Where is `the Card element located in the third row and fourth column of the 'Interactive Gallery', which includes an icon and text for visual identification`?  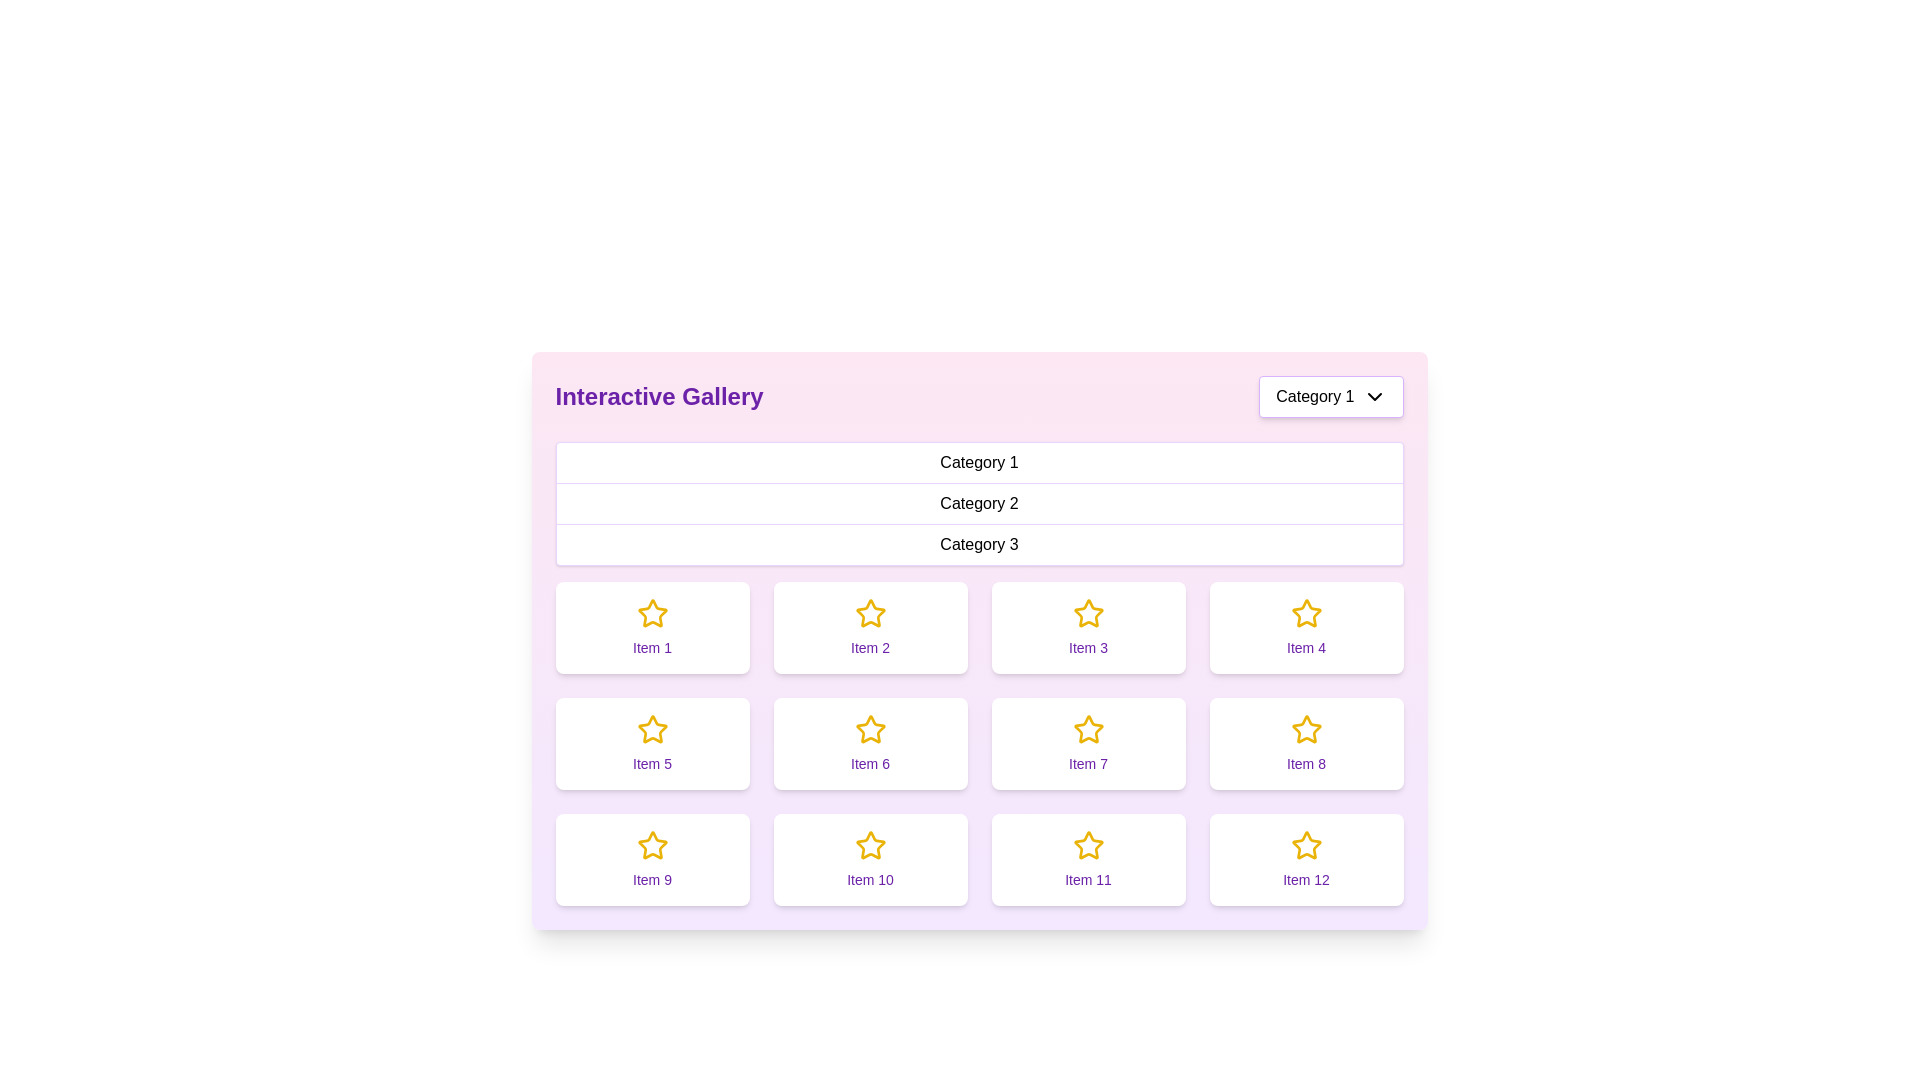
the Card element located in the third row and fourth column of the 'Interactive Gallery', which includes an icon and text for visual identification is located at coordinates (1306, 744).